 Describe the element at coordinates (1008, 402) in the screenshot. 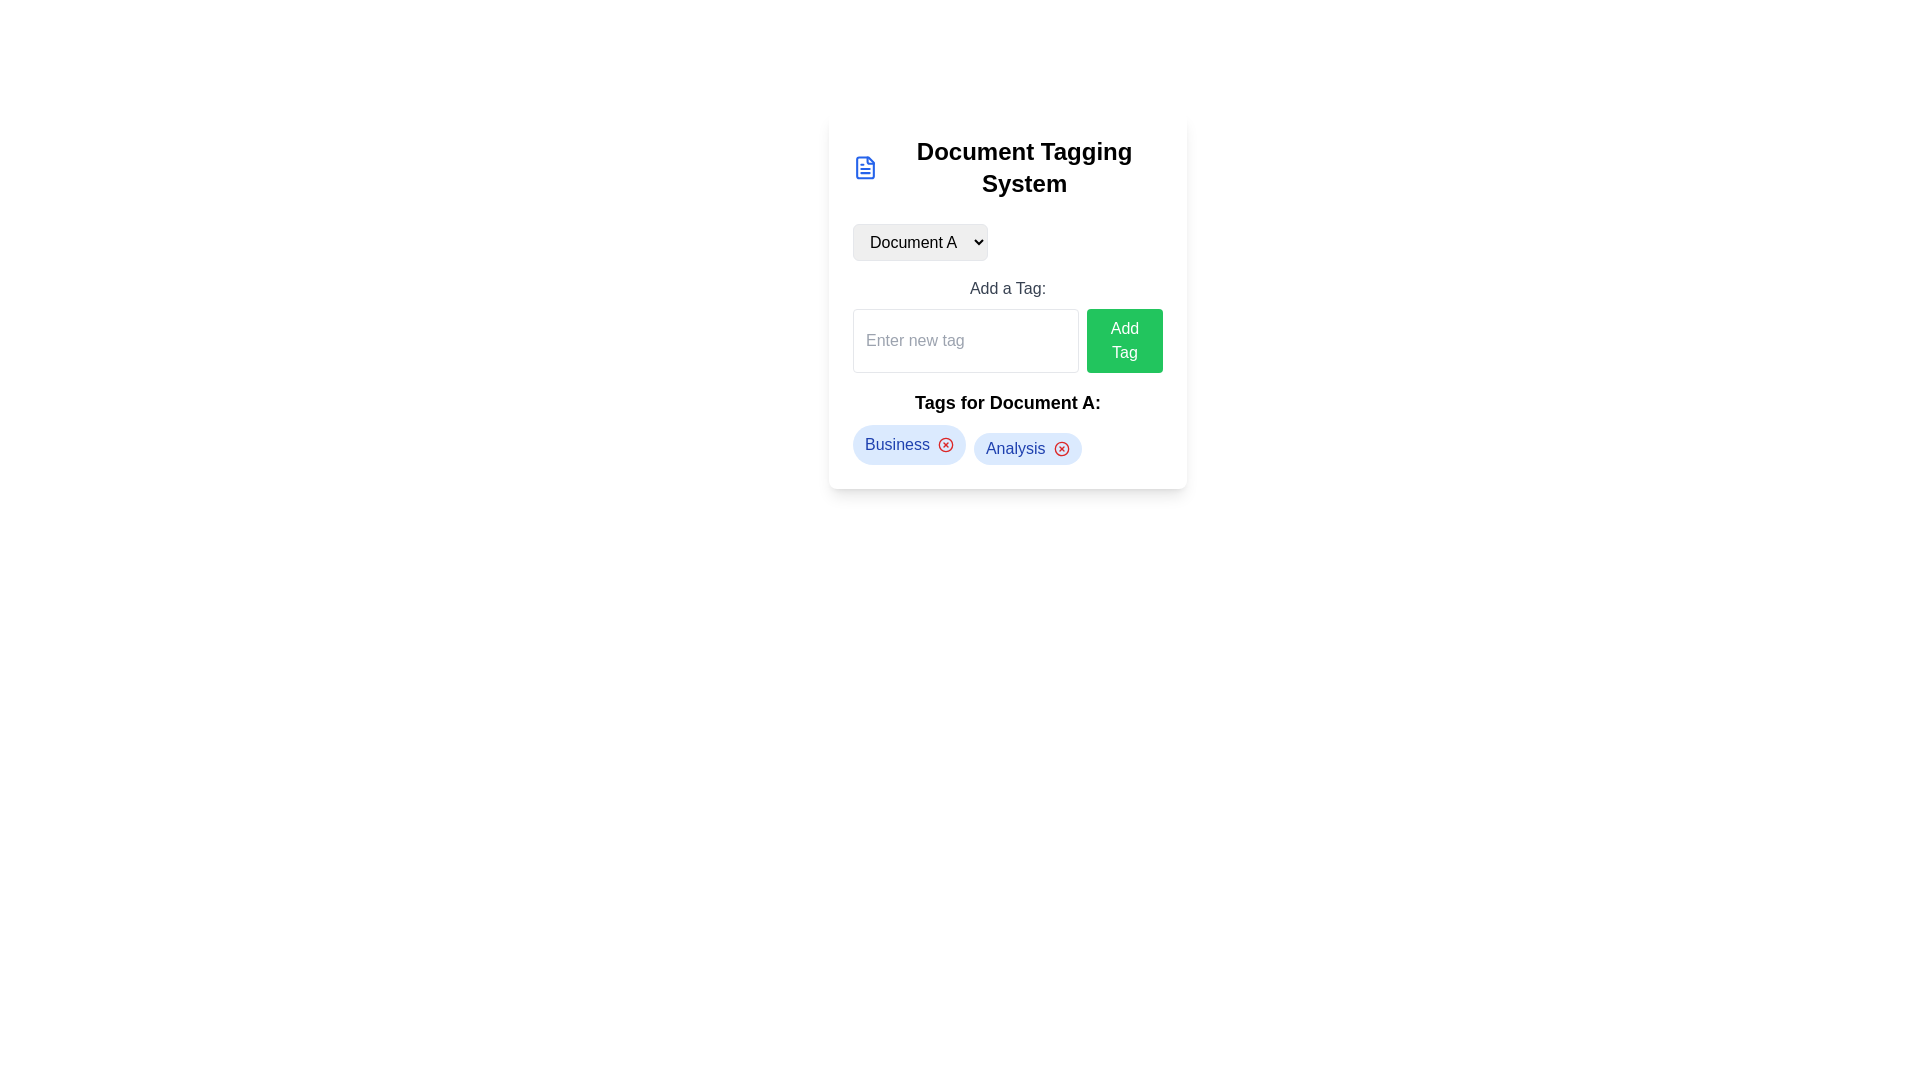

I see `the prominent text label that reads 'Tags for Document A:', which is styled in bold and larger text, located near the center of the interface, below the 'Add a Tag:' section` at that location.